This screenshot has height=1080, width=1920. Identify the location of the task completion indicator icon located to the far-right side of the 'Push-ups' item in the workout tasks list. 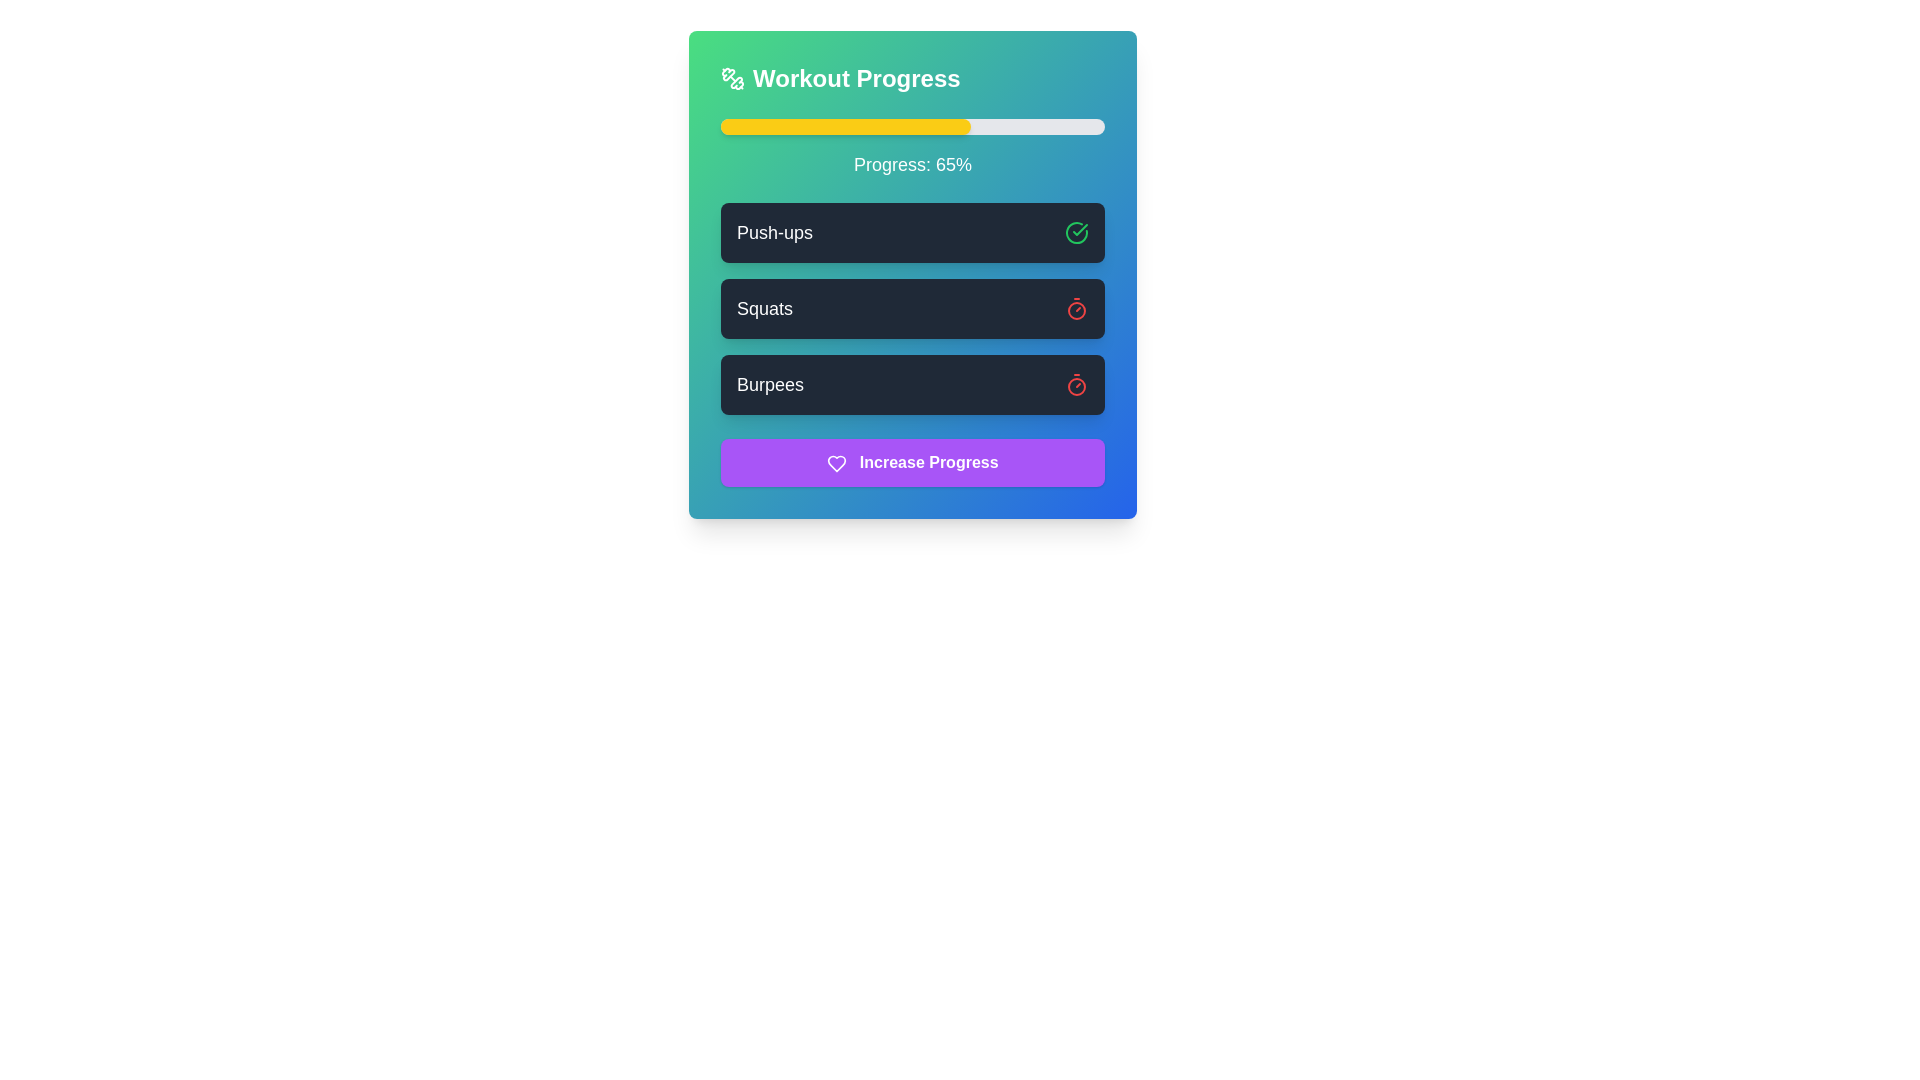
(1075, 231).